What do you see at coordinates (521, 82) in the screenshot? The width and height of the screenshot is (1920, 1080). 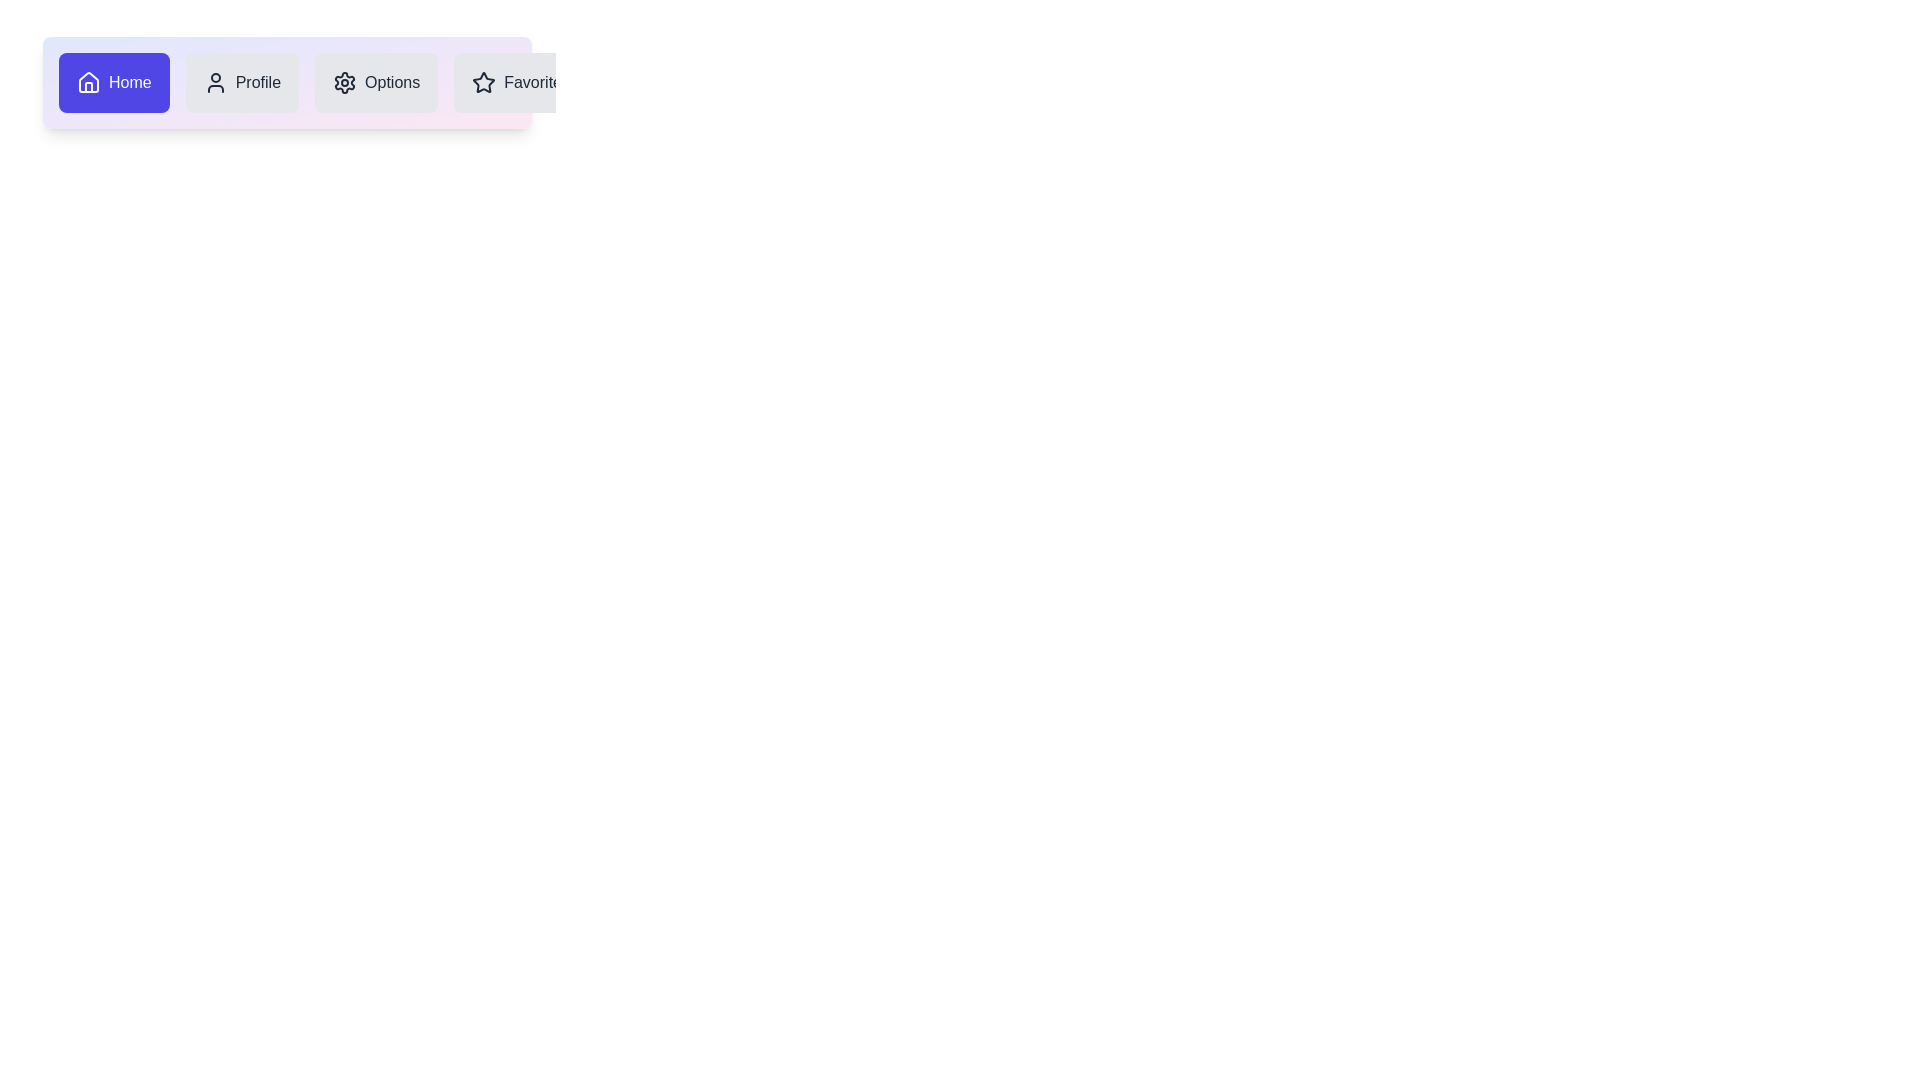 I see `the navigation item Favorites from the navigation bar` at bounding box center [521, 82].